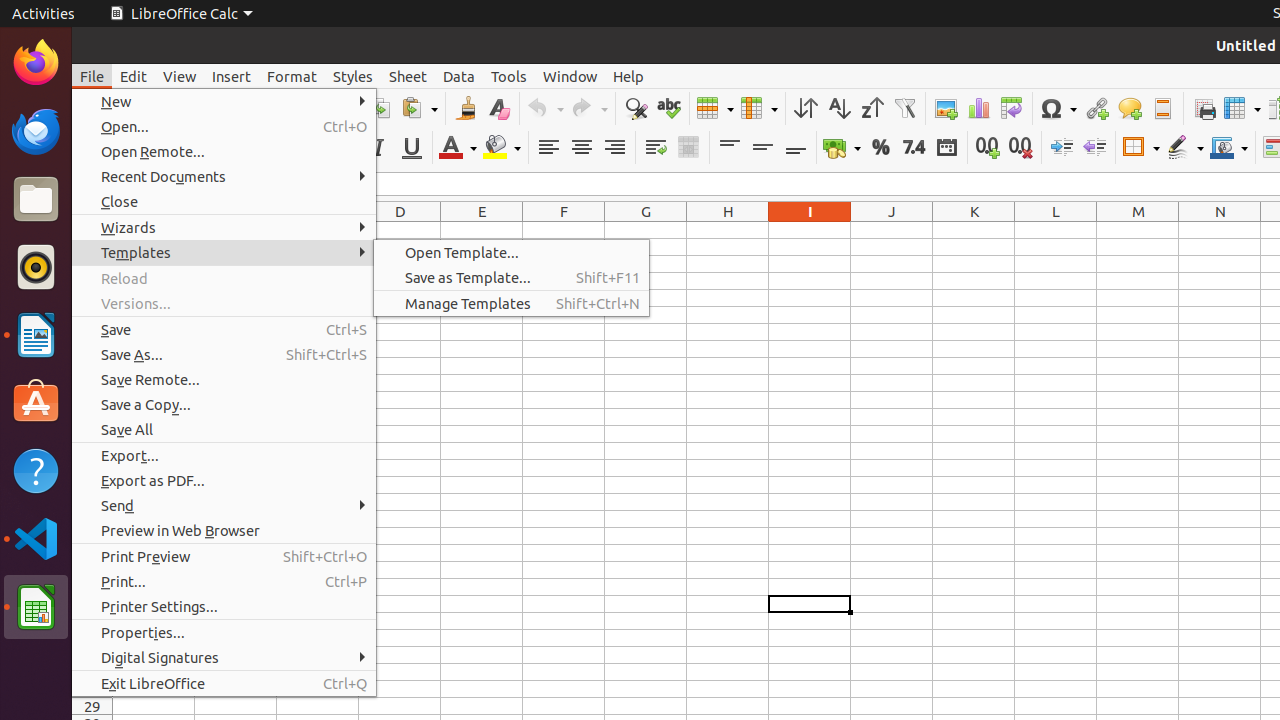  Describe the element at coordinates (132, 75) in the screenshot. I see `'Edit'` at that location.